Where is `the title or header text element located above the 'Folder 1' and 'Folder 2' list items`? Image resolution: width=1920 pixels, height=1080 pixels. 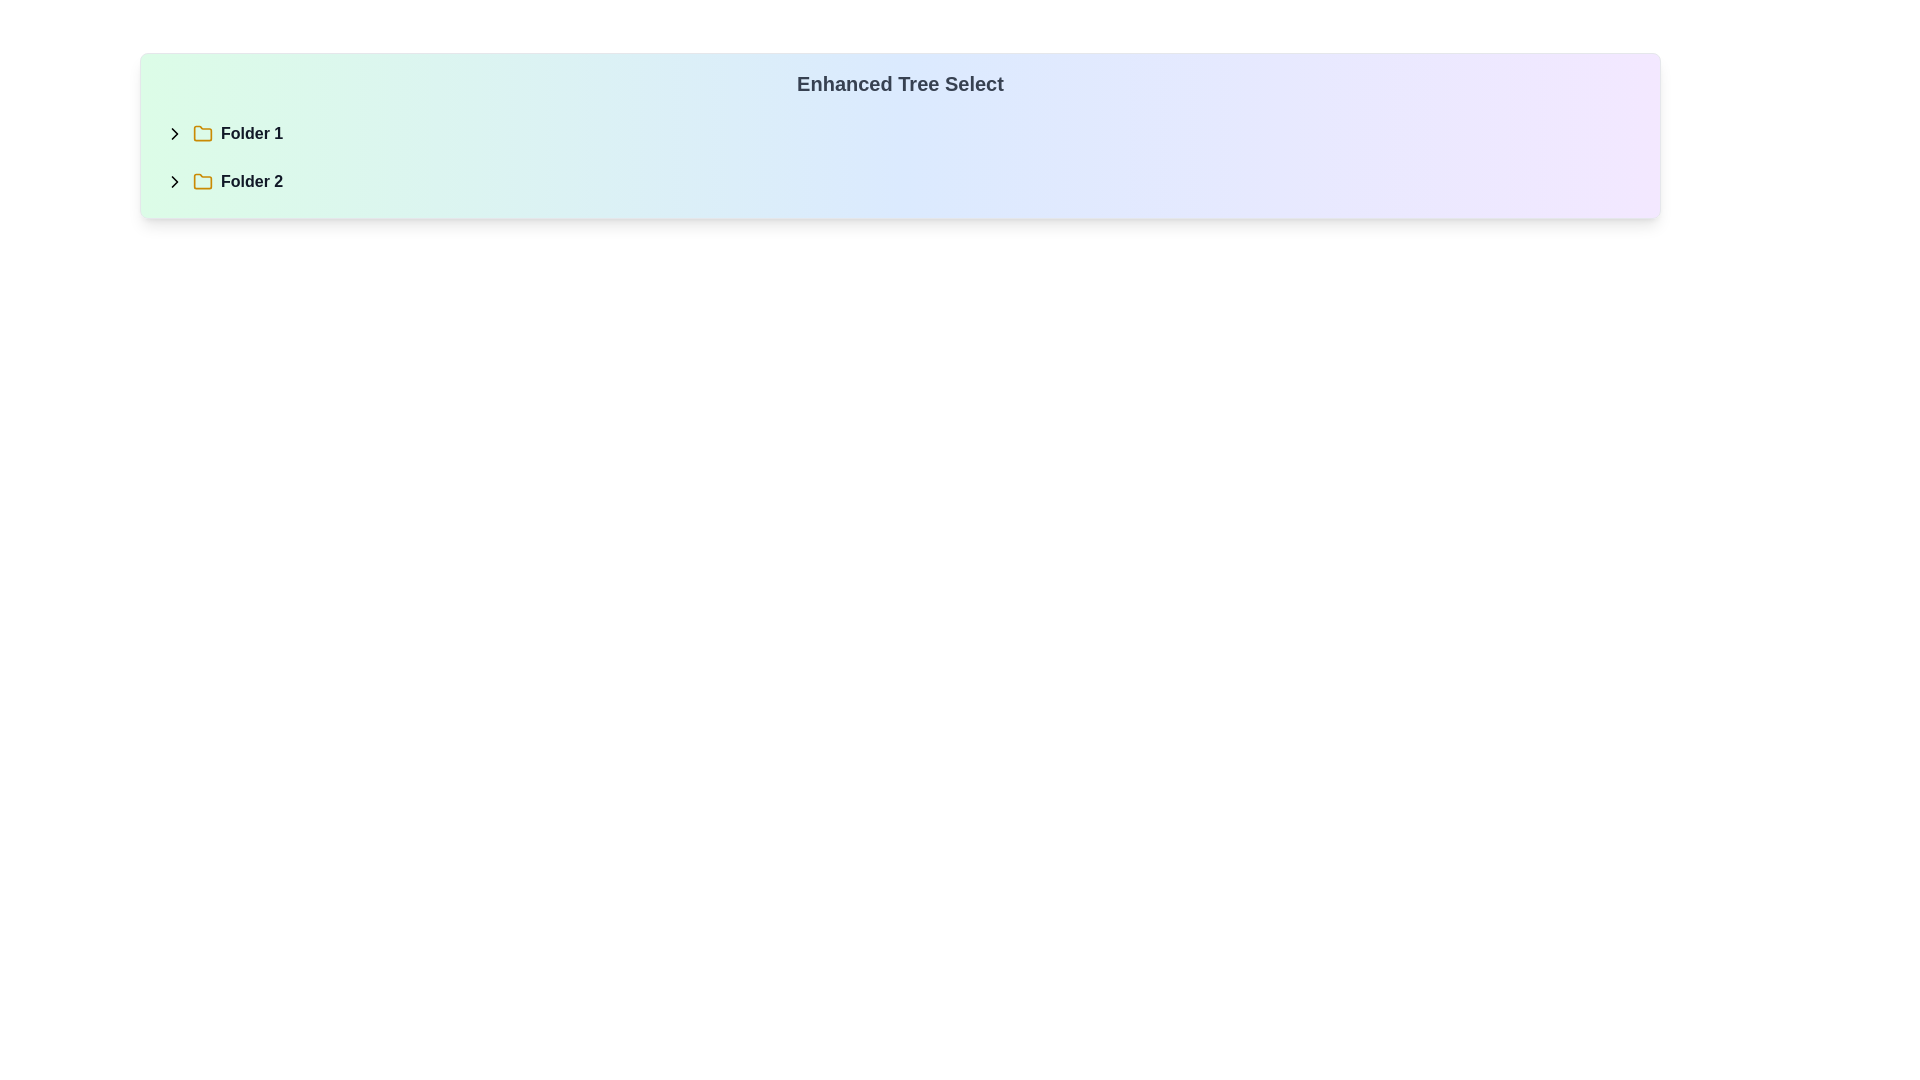 the title or header text element located above the 'Folder 1' and 'Folder 2' list items is located at coordinates (899, 83).